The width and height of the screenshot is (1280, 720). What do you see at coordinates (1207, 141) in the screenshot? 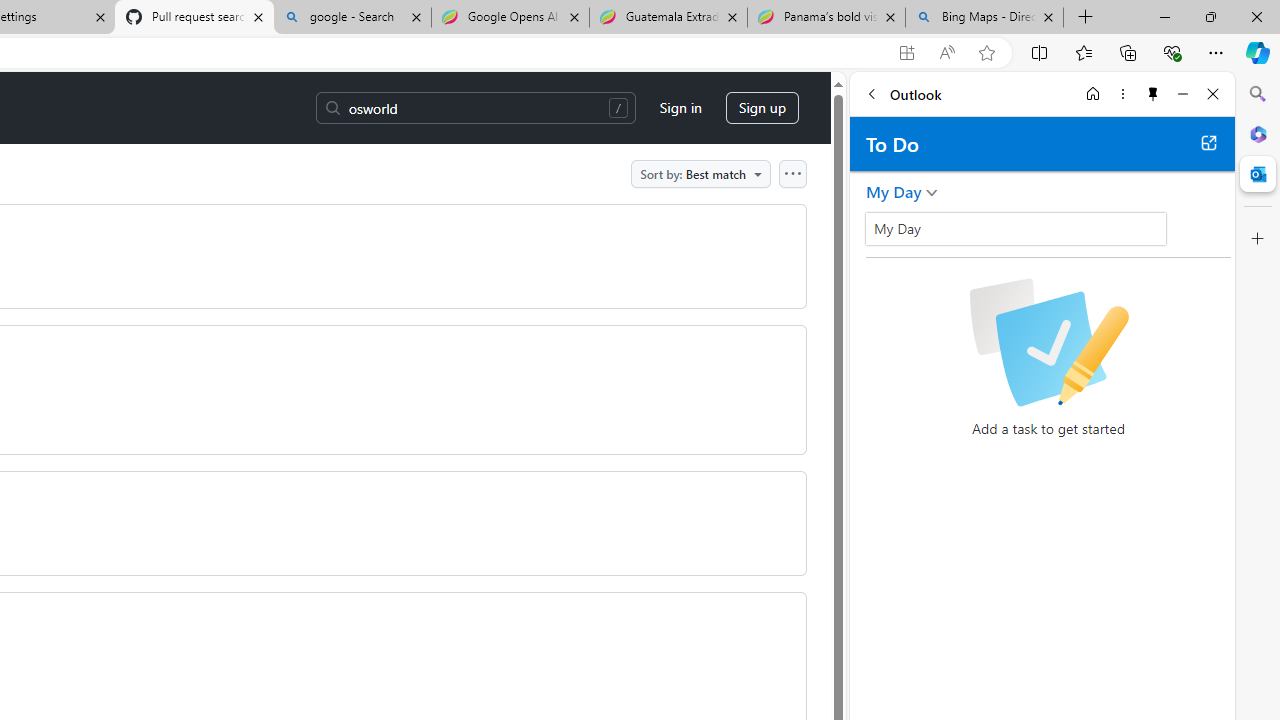
I see `'Open in new tab'` at bounding box center [1207, 141].